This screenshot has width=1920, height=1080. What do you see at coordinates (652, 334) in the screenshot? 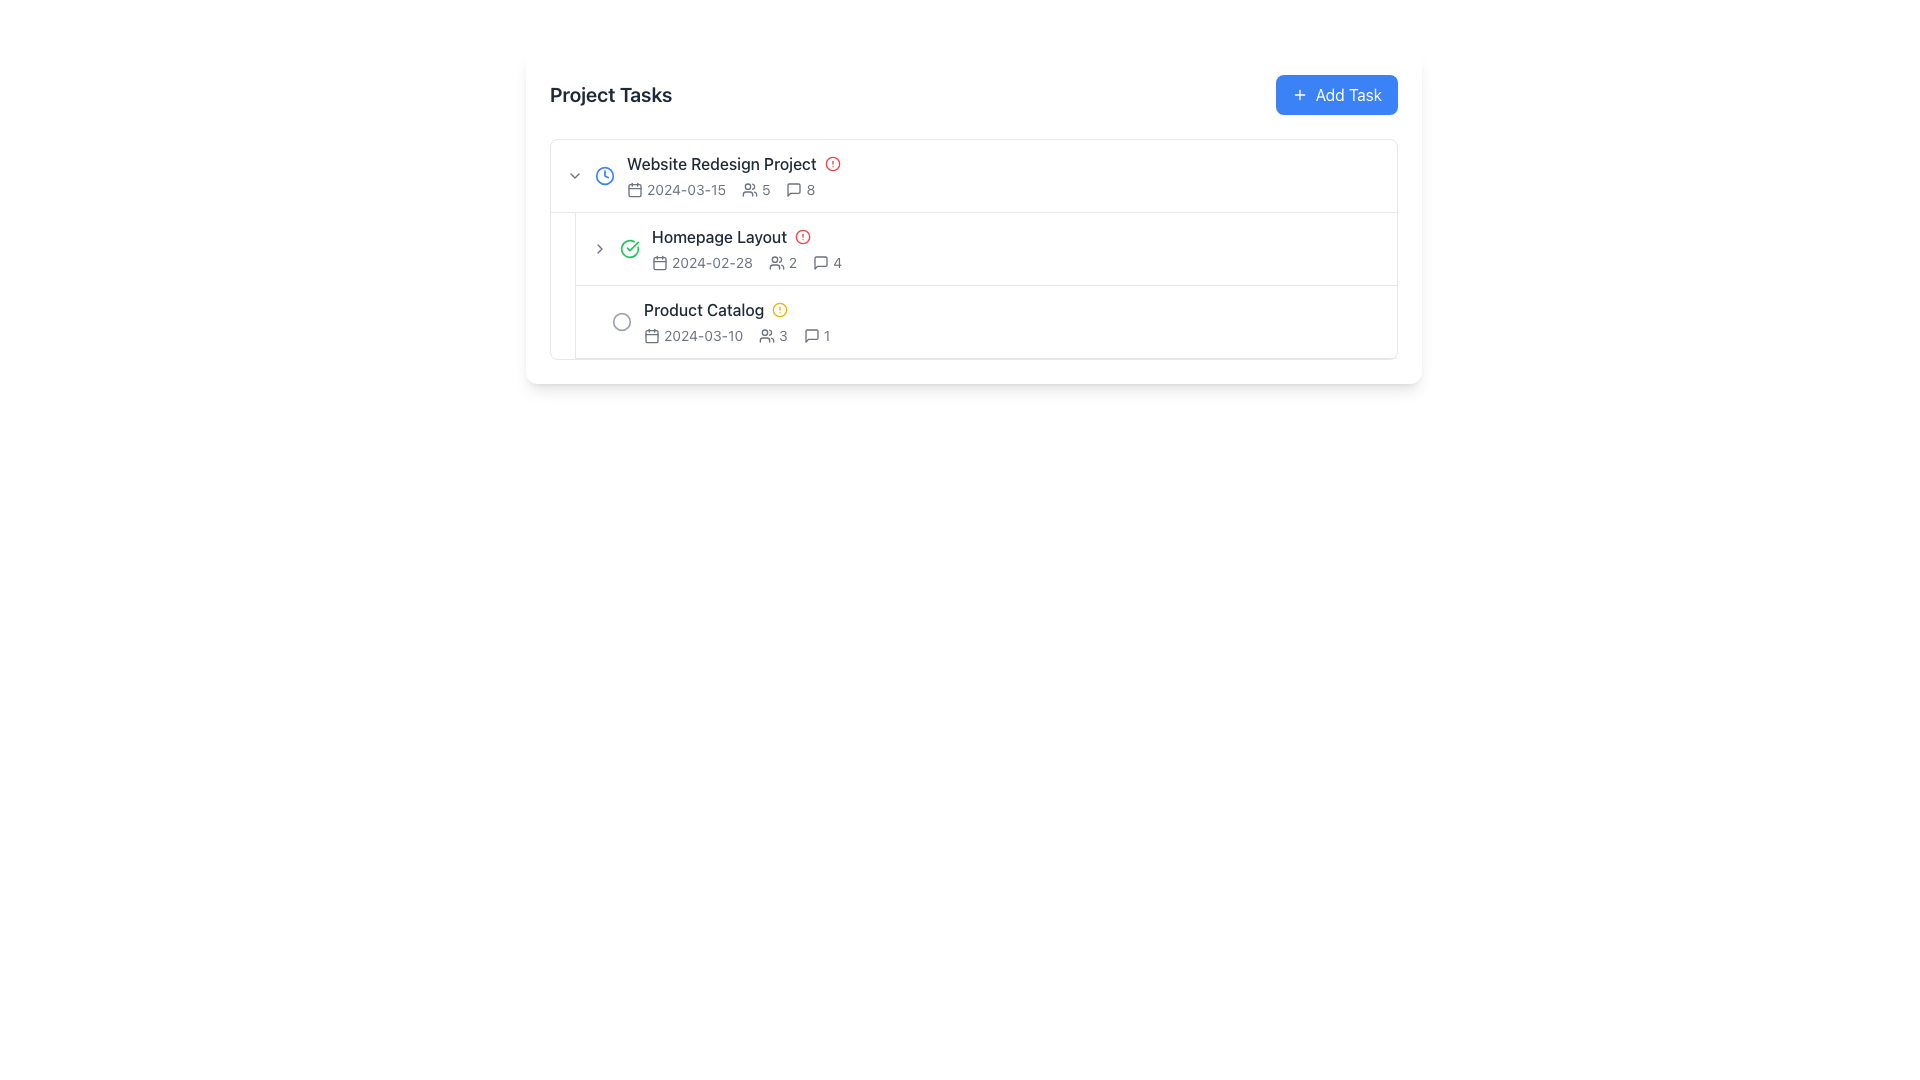
I see `the Calendar icon component located in the 'Product Catalog' row under the date '2024-03-10' in the 'Project Tasks' interface` at bounding box center [652, 334].